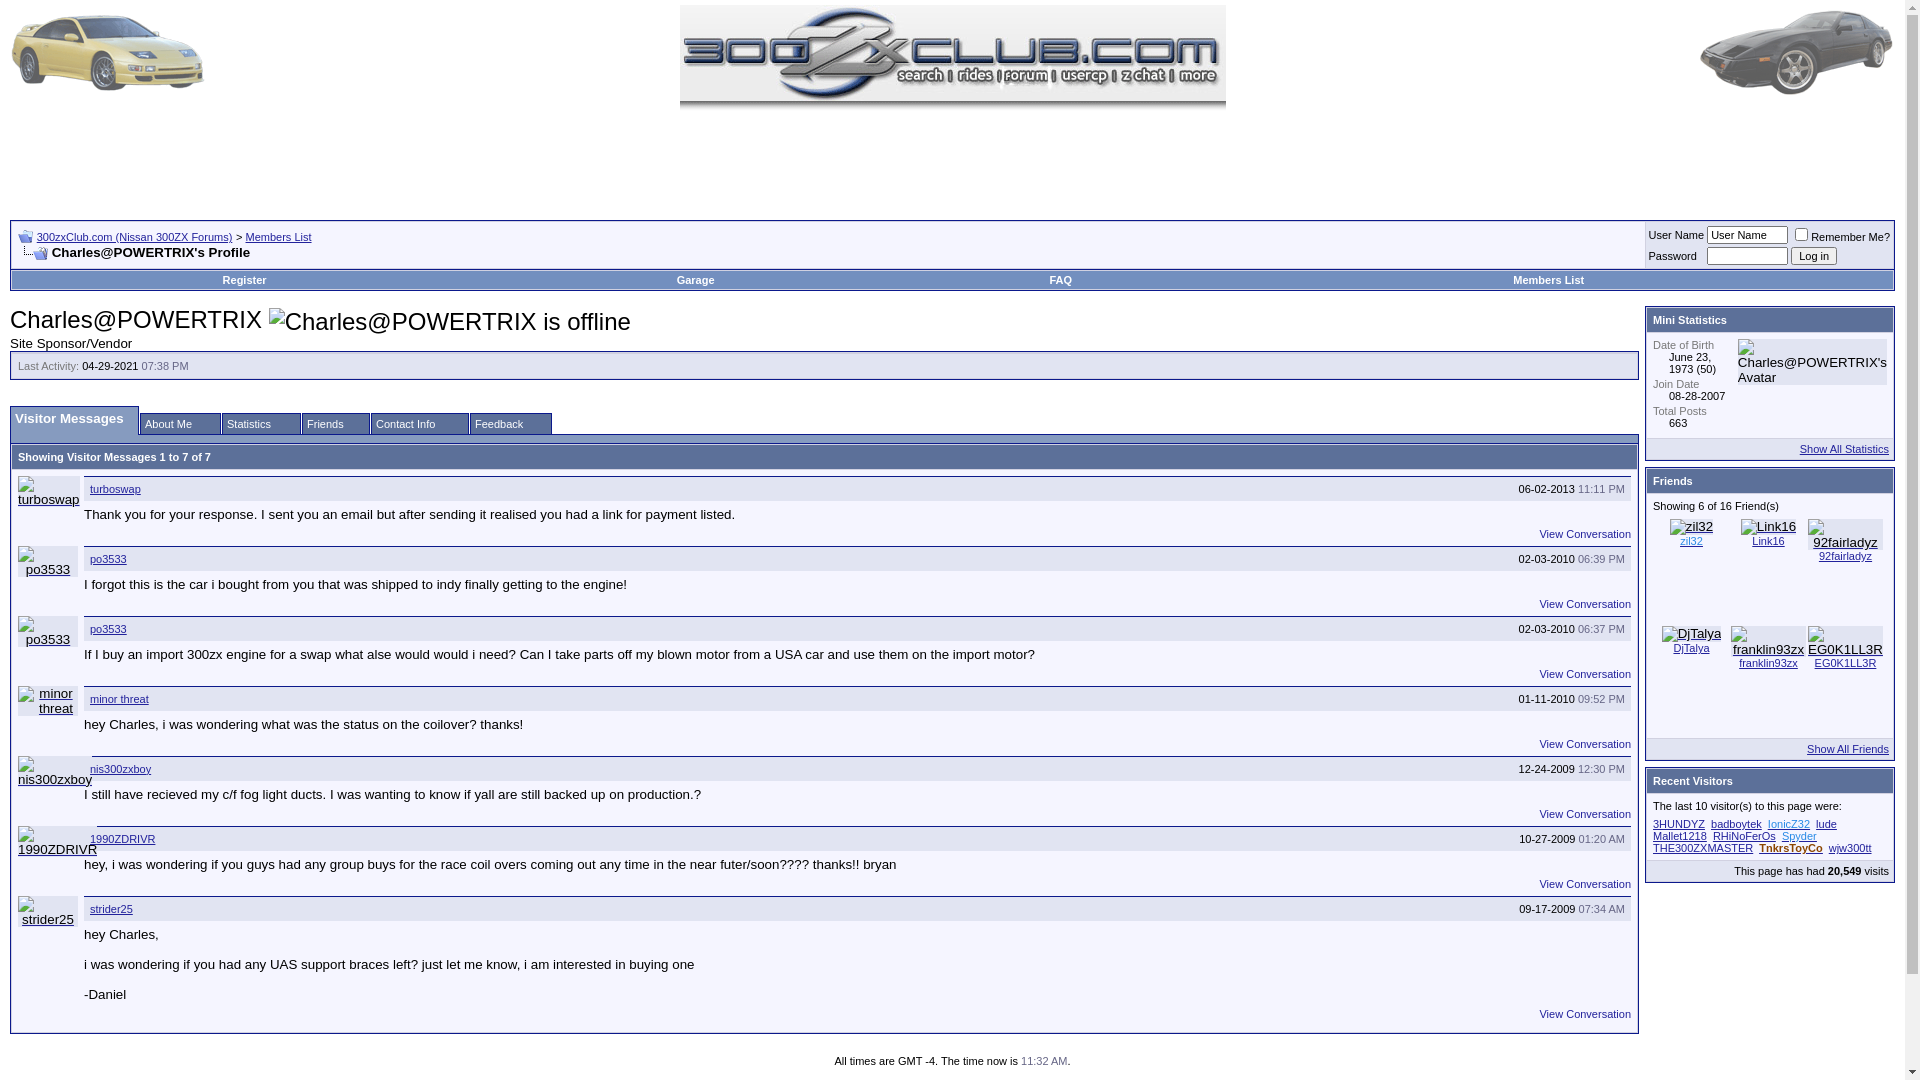  Describe the element at coordinates (1690, 633) in the screenshot. I see `'DjTalya'` at that location.